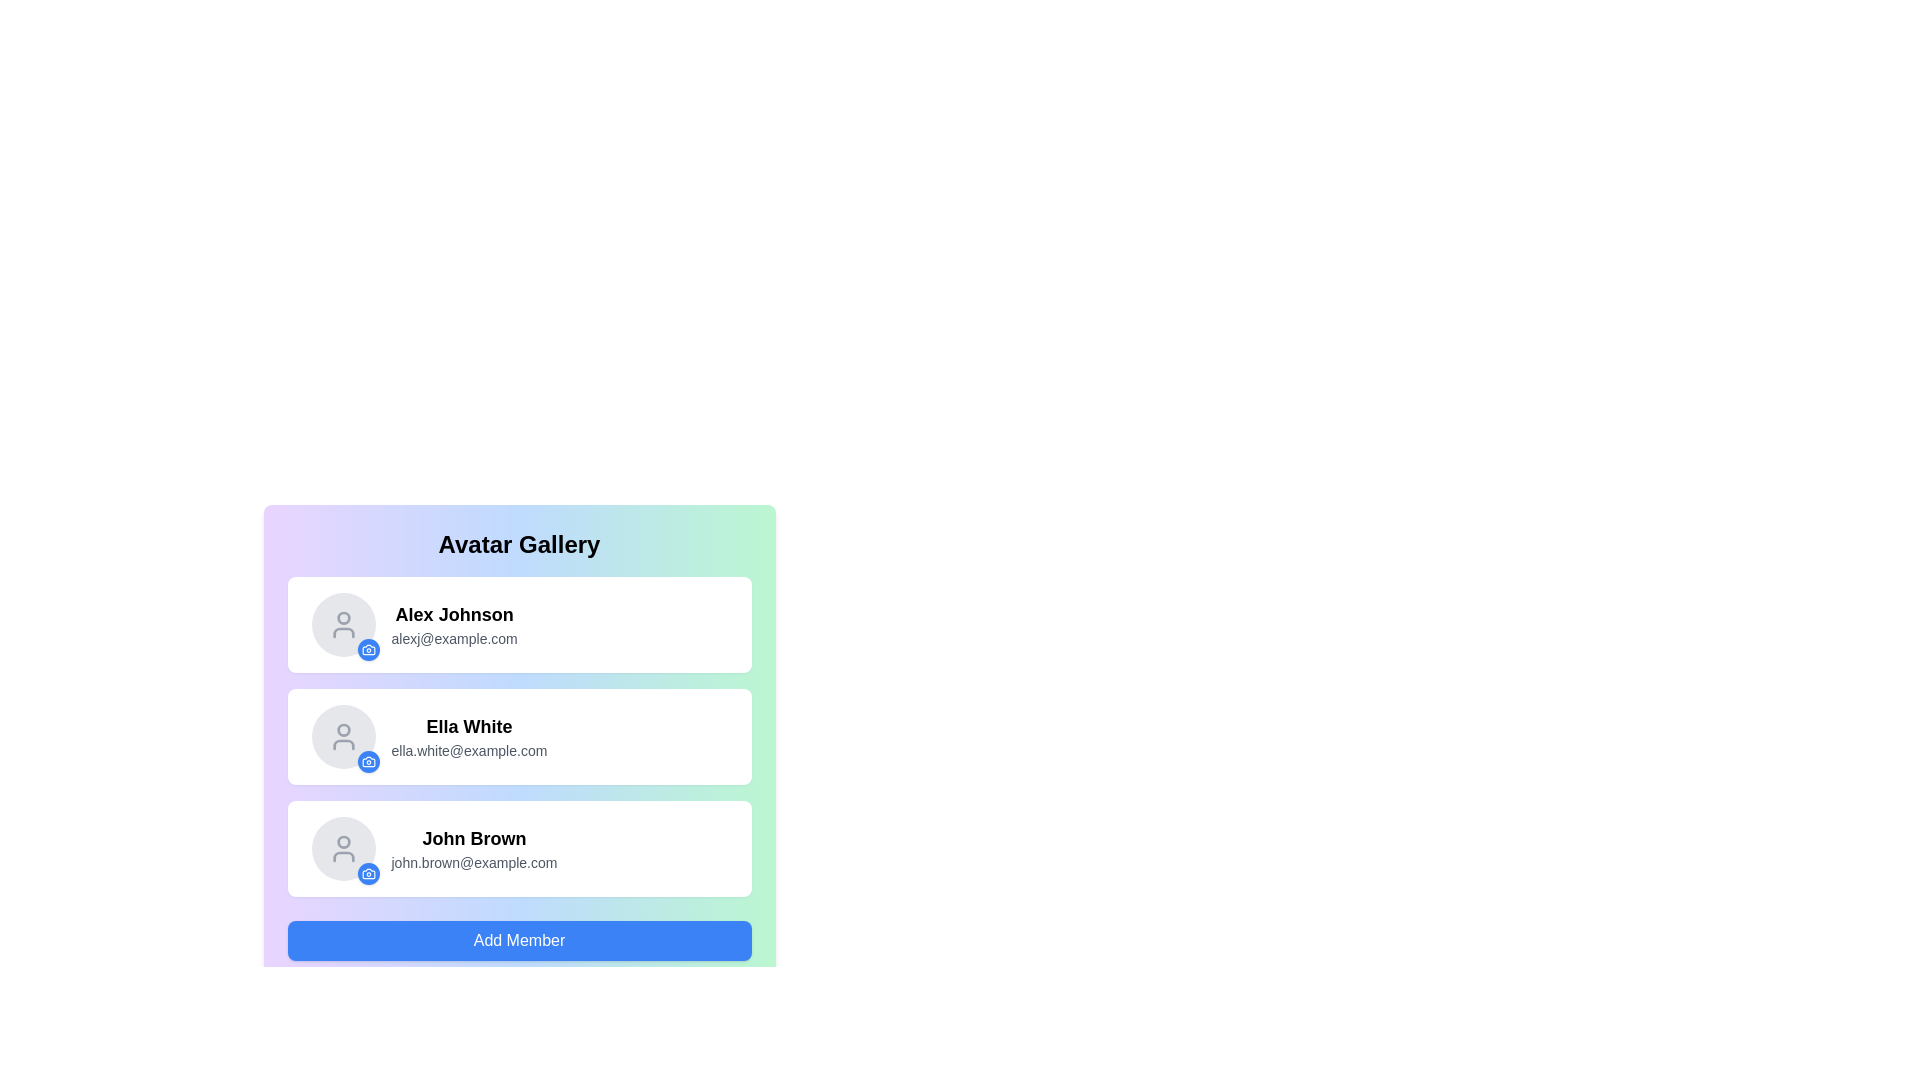 This screenshot has width=1920, height=1080. I want to click on the icon button located at the bottom-right of Ella White's profile avatar in the Avatar Gallery section, so click(368, 762).